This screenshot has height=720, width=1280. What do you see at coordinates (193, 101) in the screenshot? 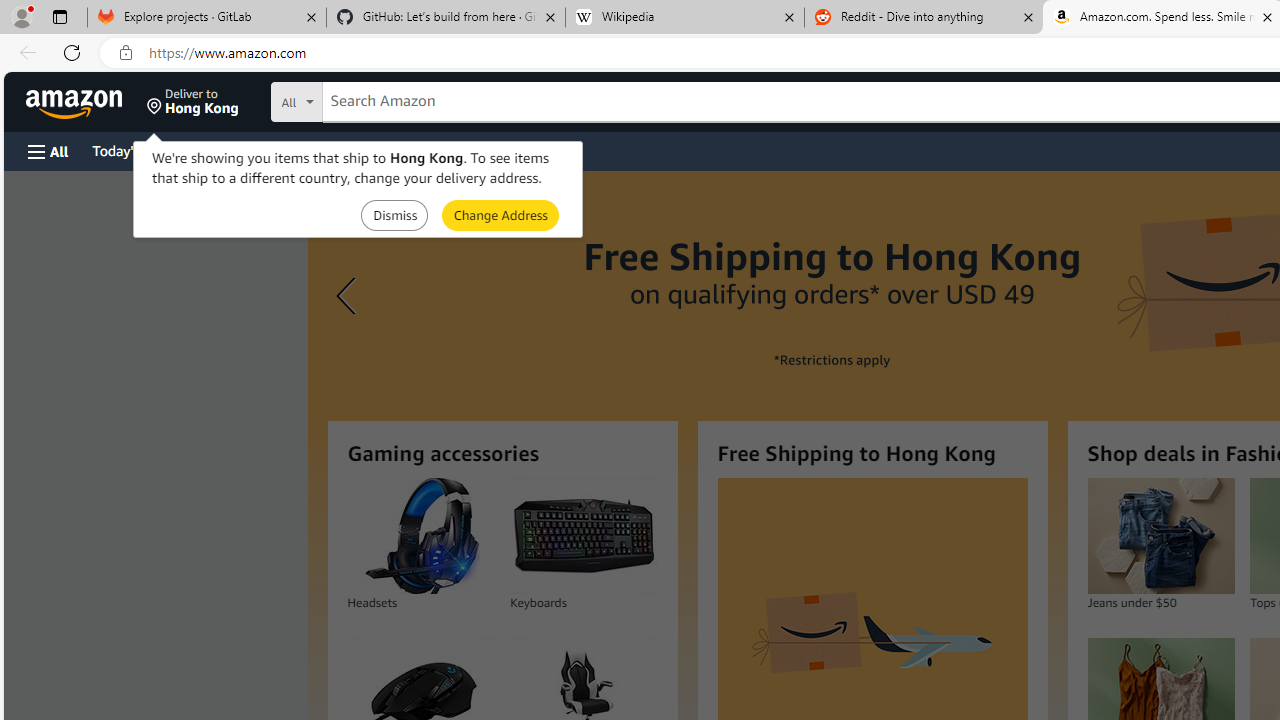
I see `'Deliver to Hong Kong'` at bounding box center [193, 101].